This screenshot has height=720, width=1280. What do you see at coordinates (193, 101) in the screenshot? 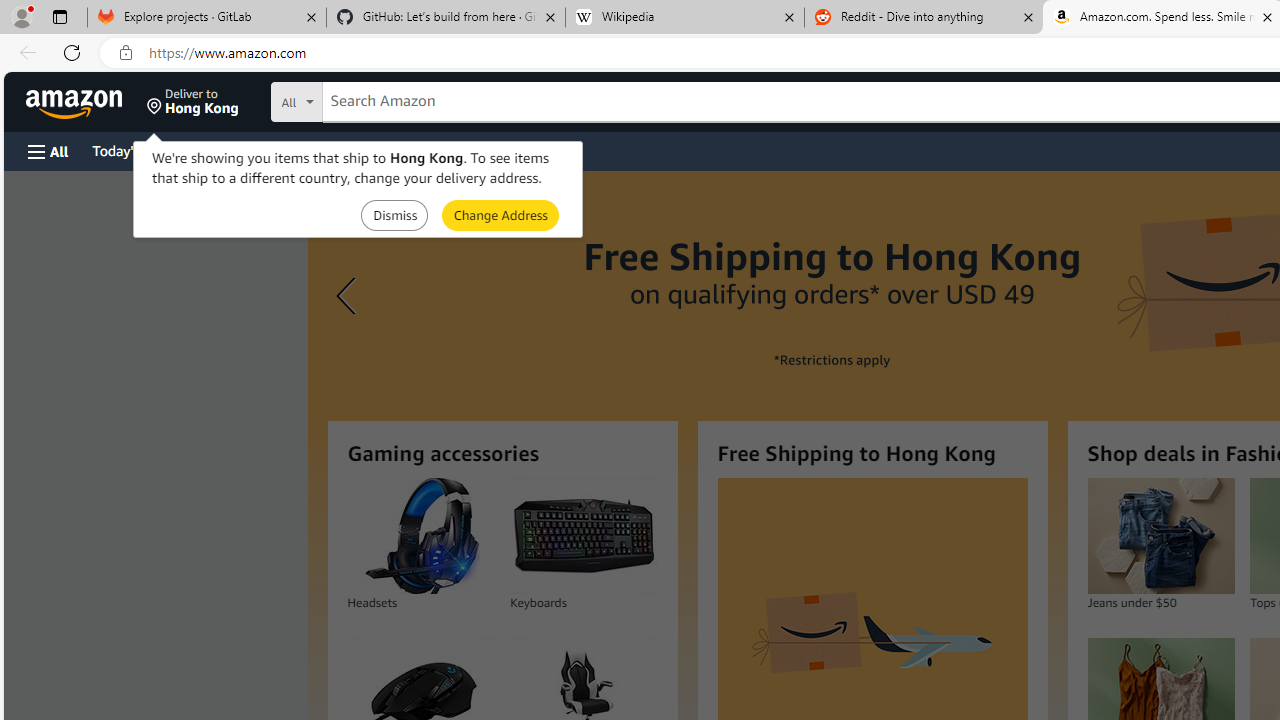
I see `'Deliver to Hong Kong'` at bounding box center [193, 101].